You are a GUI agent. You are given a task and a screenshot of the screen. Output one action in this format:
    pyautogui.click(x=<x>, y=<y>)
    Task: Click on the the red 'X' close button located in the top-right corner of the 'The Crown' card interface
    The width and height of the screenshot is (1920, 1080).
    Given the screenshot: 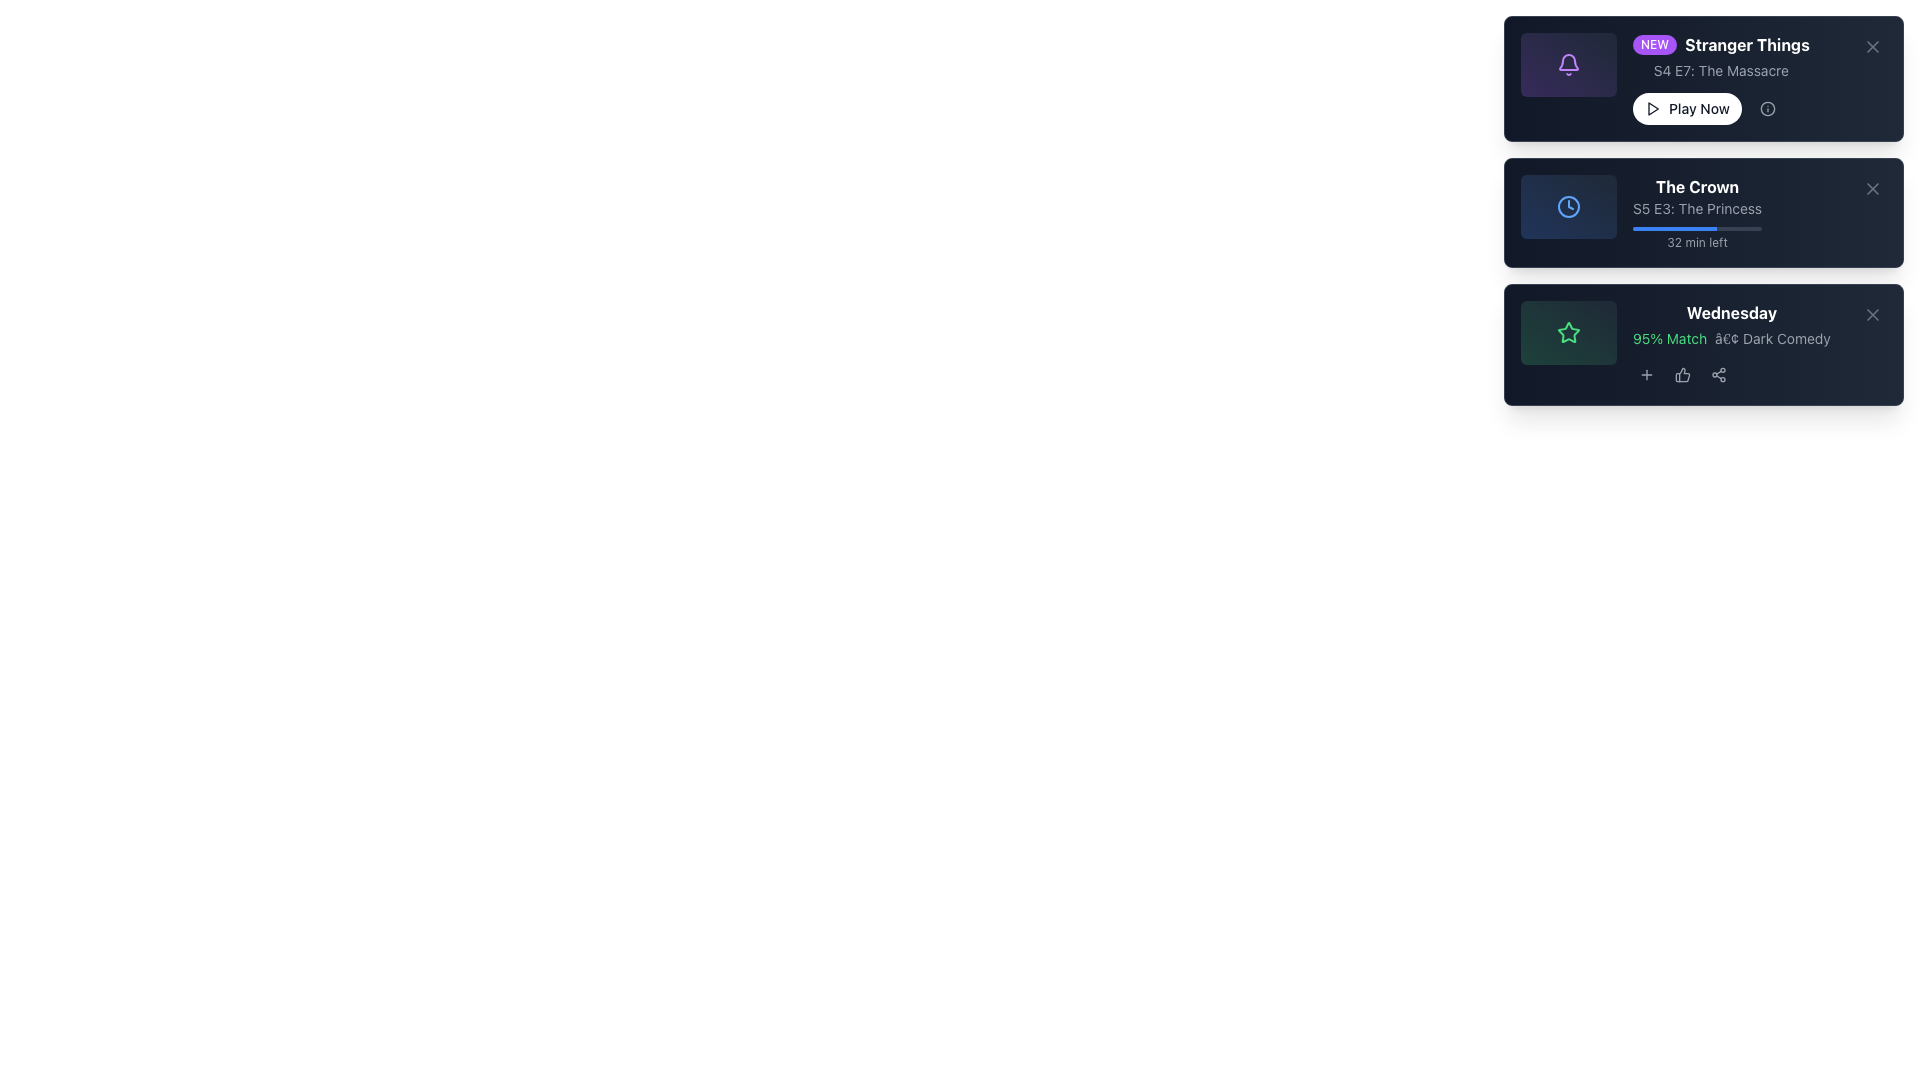 What is the action you would take?
    pyautogui.click(x=1871, y=189)
    